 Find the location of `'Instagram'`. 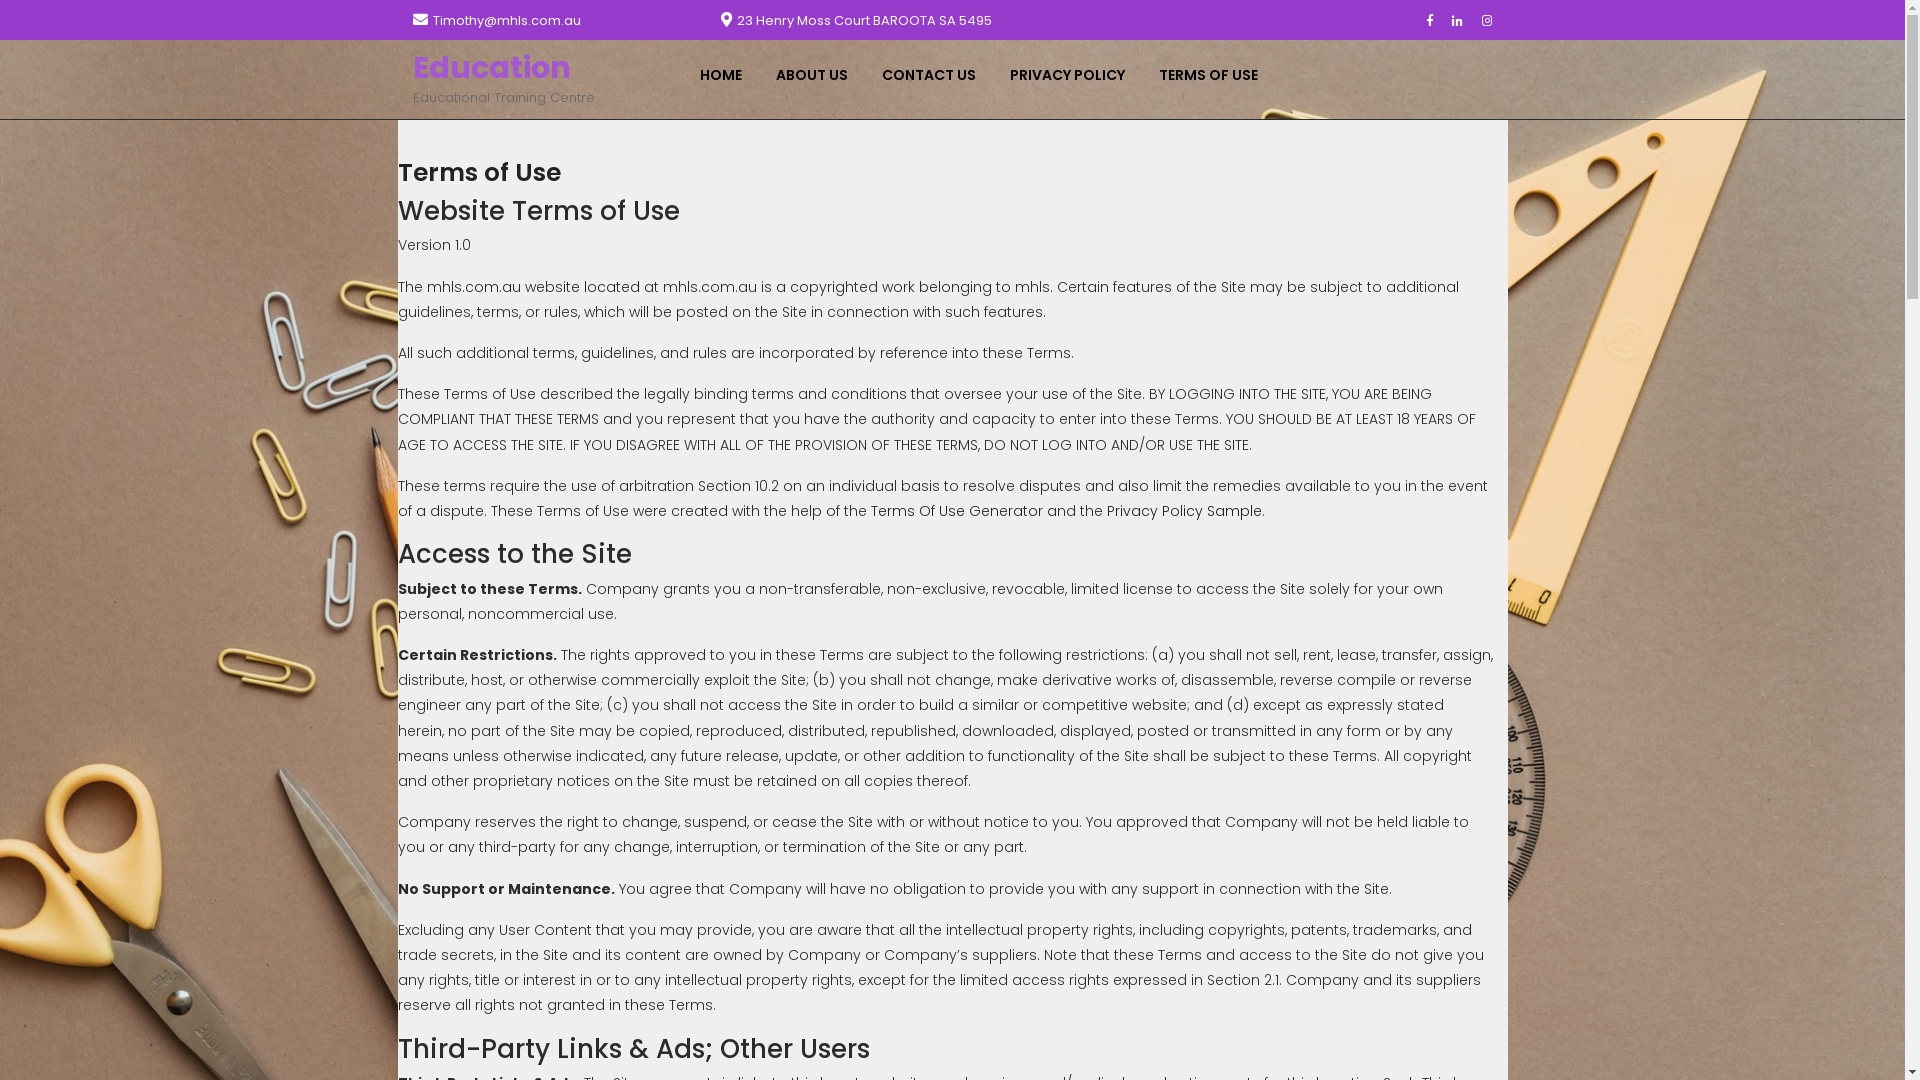

'Instagram' is located at coordinates (1494, 19).